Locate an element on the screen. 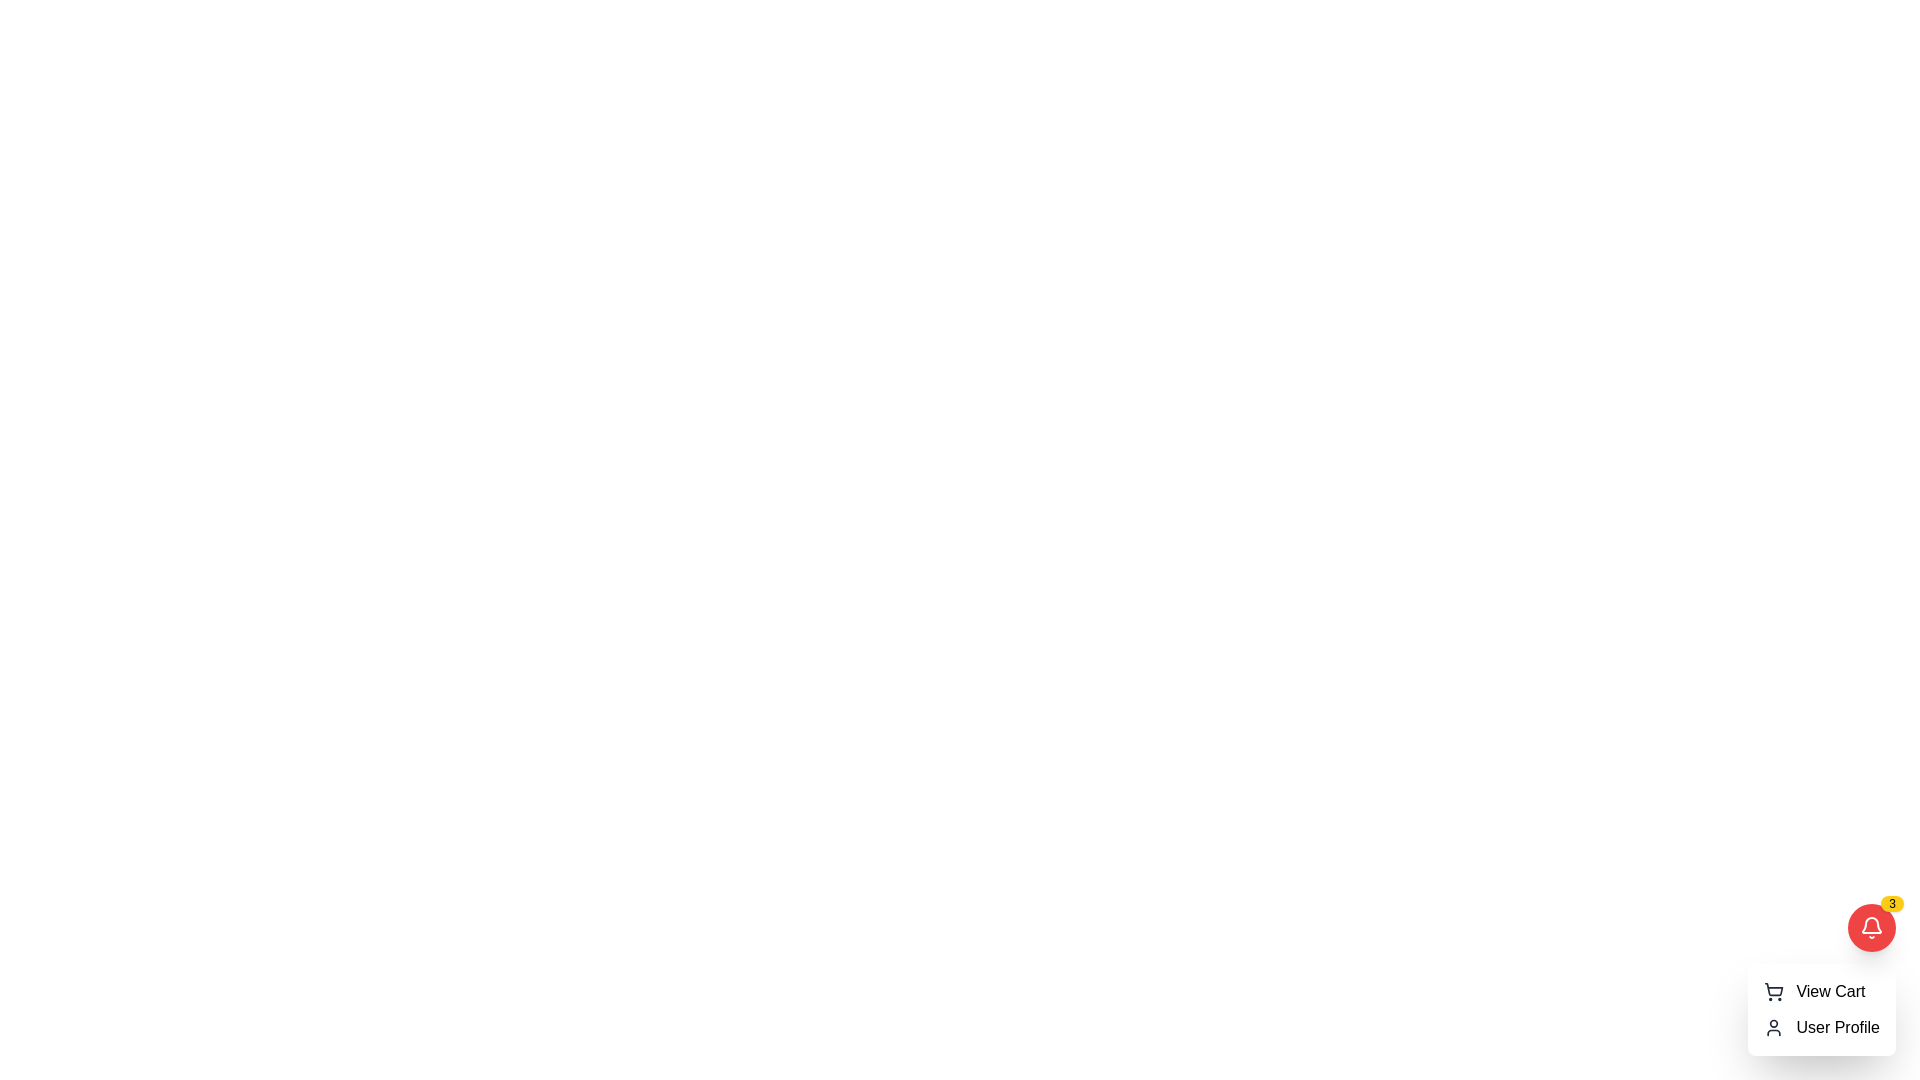  the Text Label that indicates user-related options located at the bottom-right corner of the interface, beneath the shopping cart and user profile icons is located at coordinates (1838, 1028).